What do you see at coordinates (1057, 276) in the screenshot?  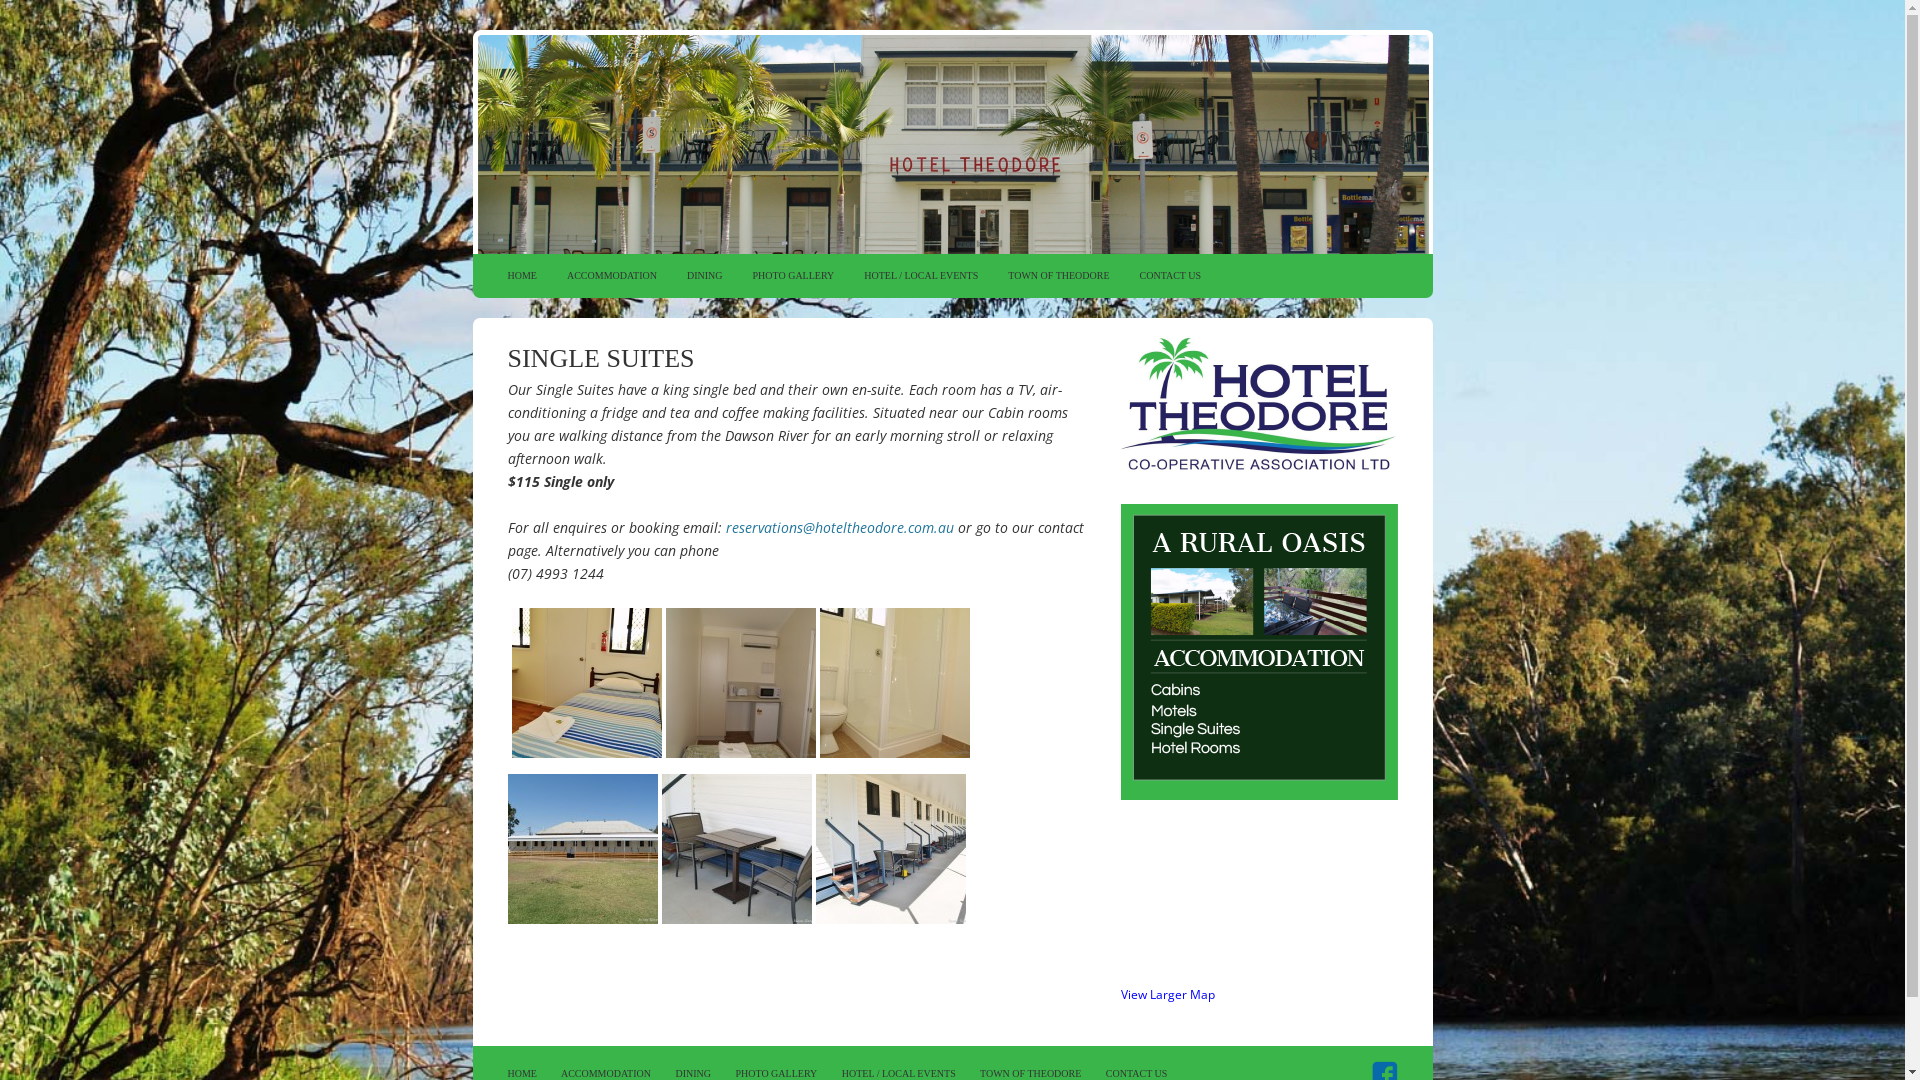 I see `'TOWN OF THEODORE'` at bounding box center [1057, 276].